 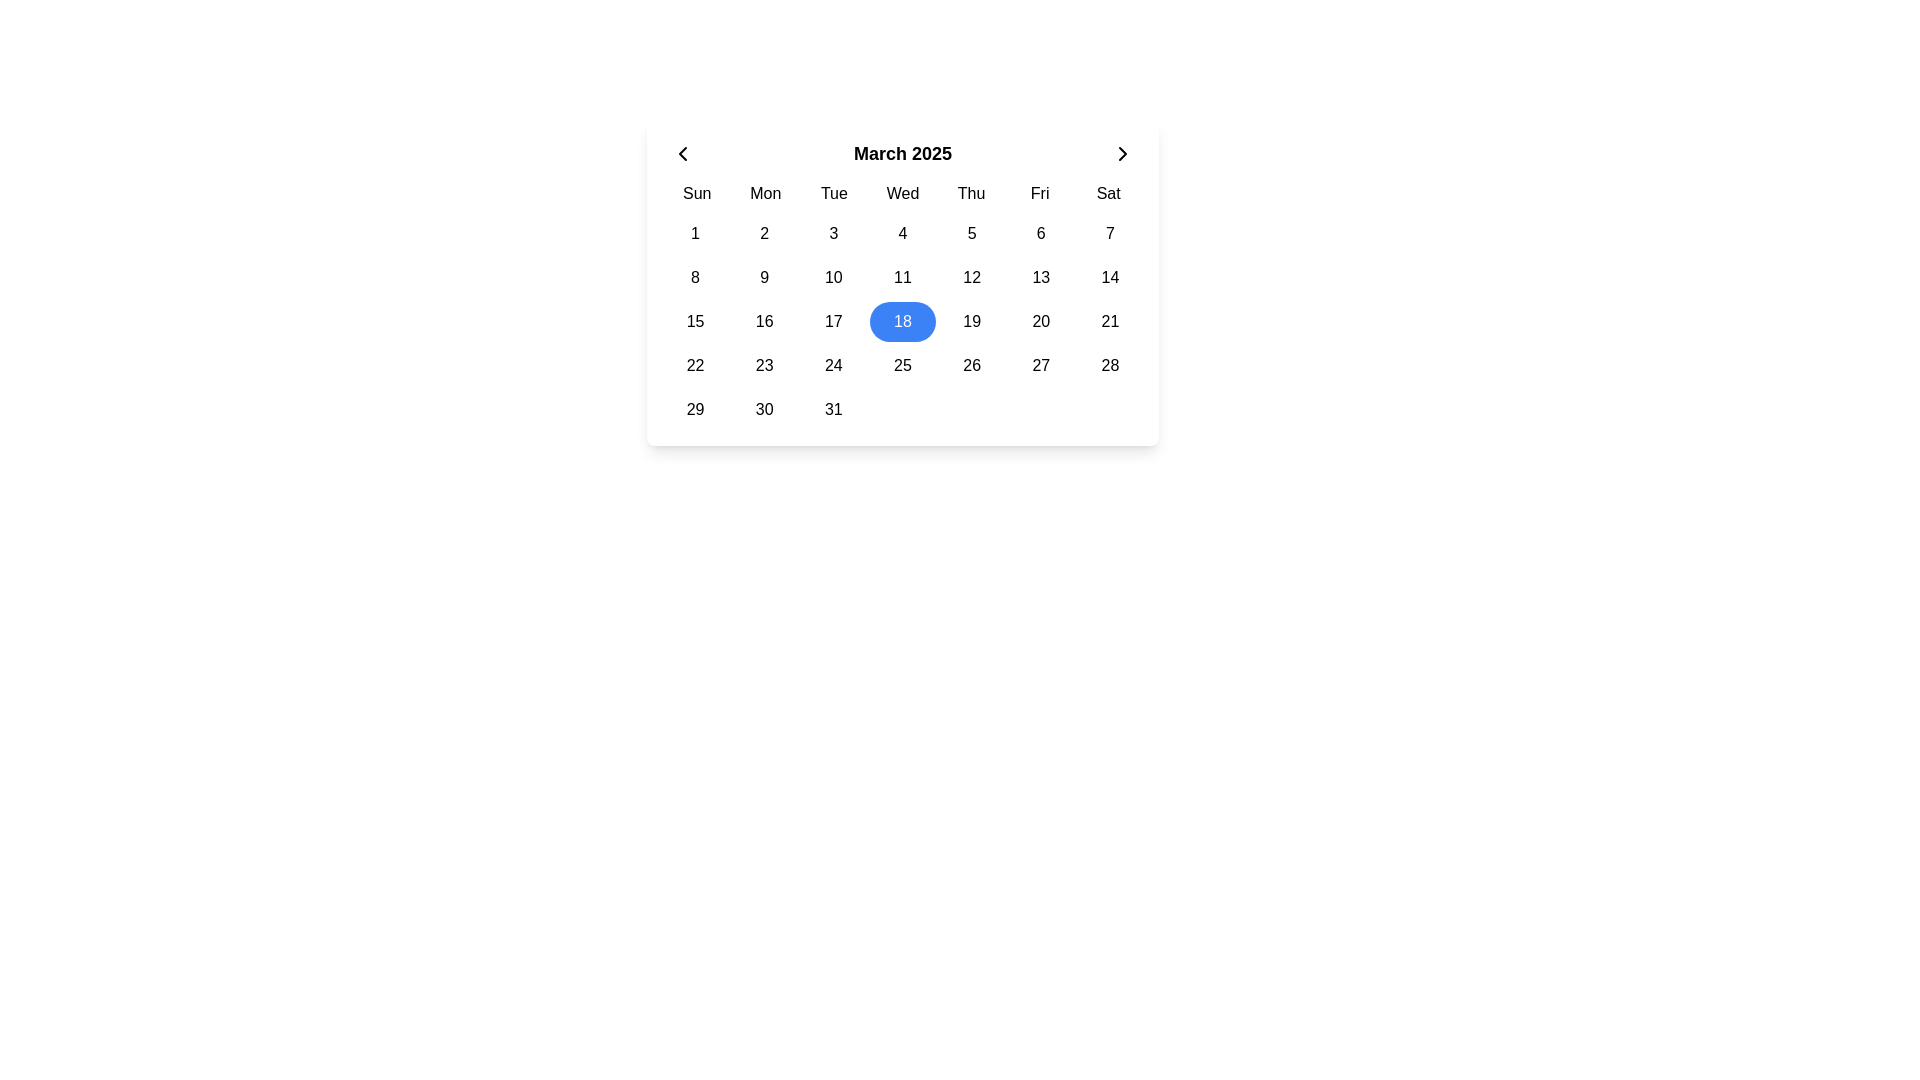 What do you see at coordinates (682, 153) in the screenshot?
I see `the left-pointing chevron icon button` at bounding box center [682, 153].